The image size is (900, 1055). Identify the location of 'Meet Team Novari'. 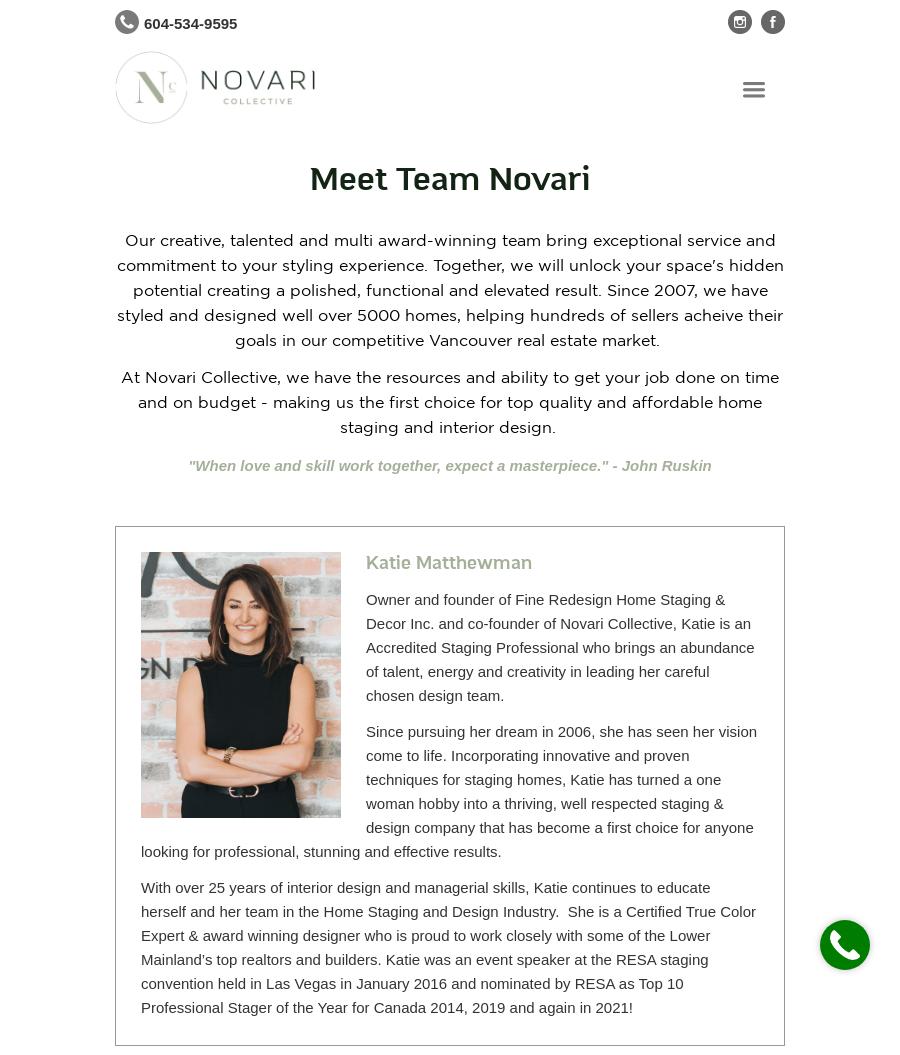
(449, 180).